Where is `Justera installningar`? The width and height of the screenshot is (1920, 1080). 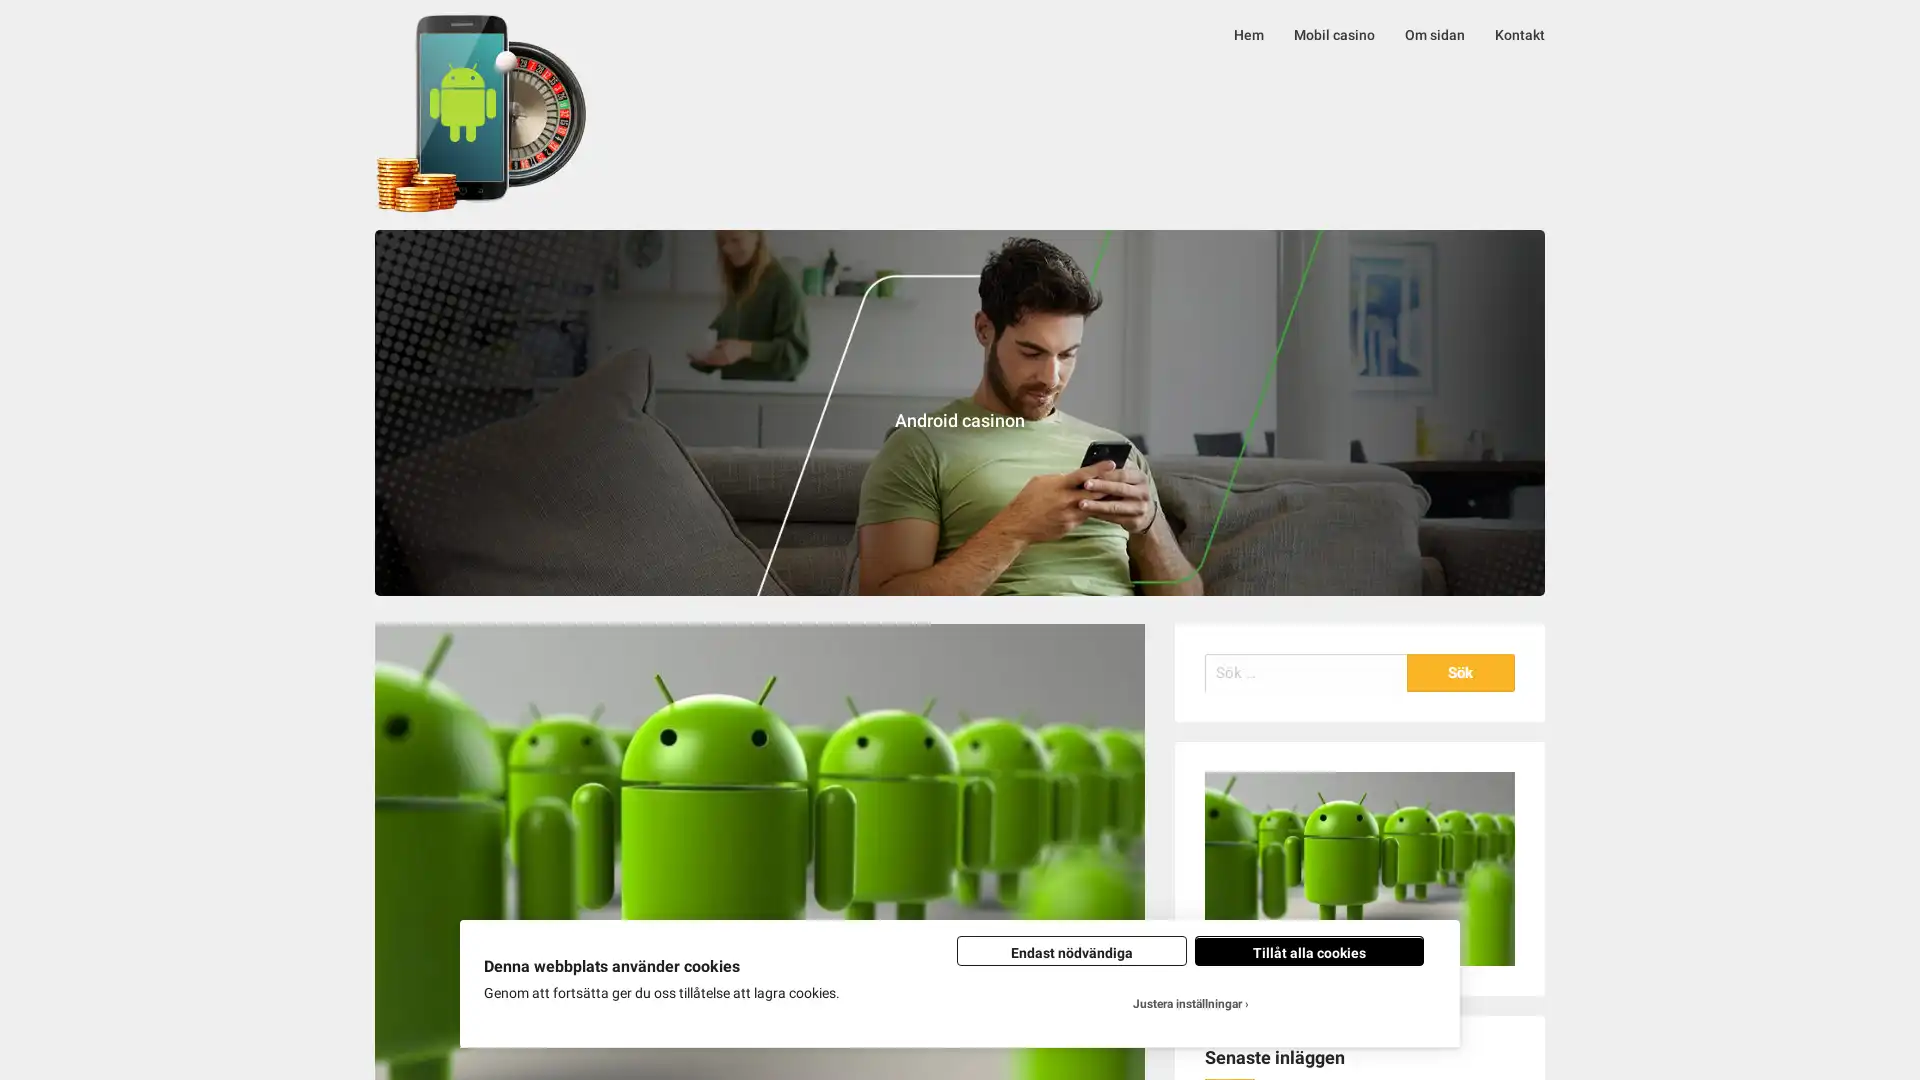 Justera installningar is located at coordinates (1190, 1002).